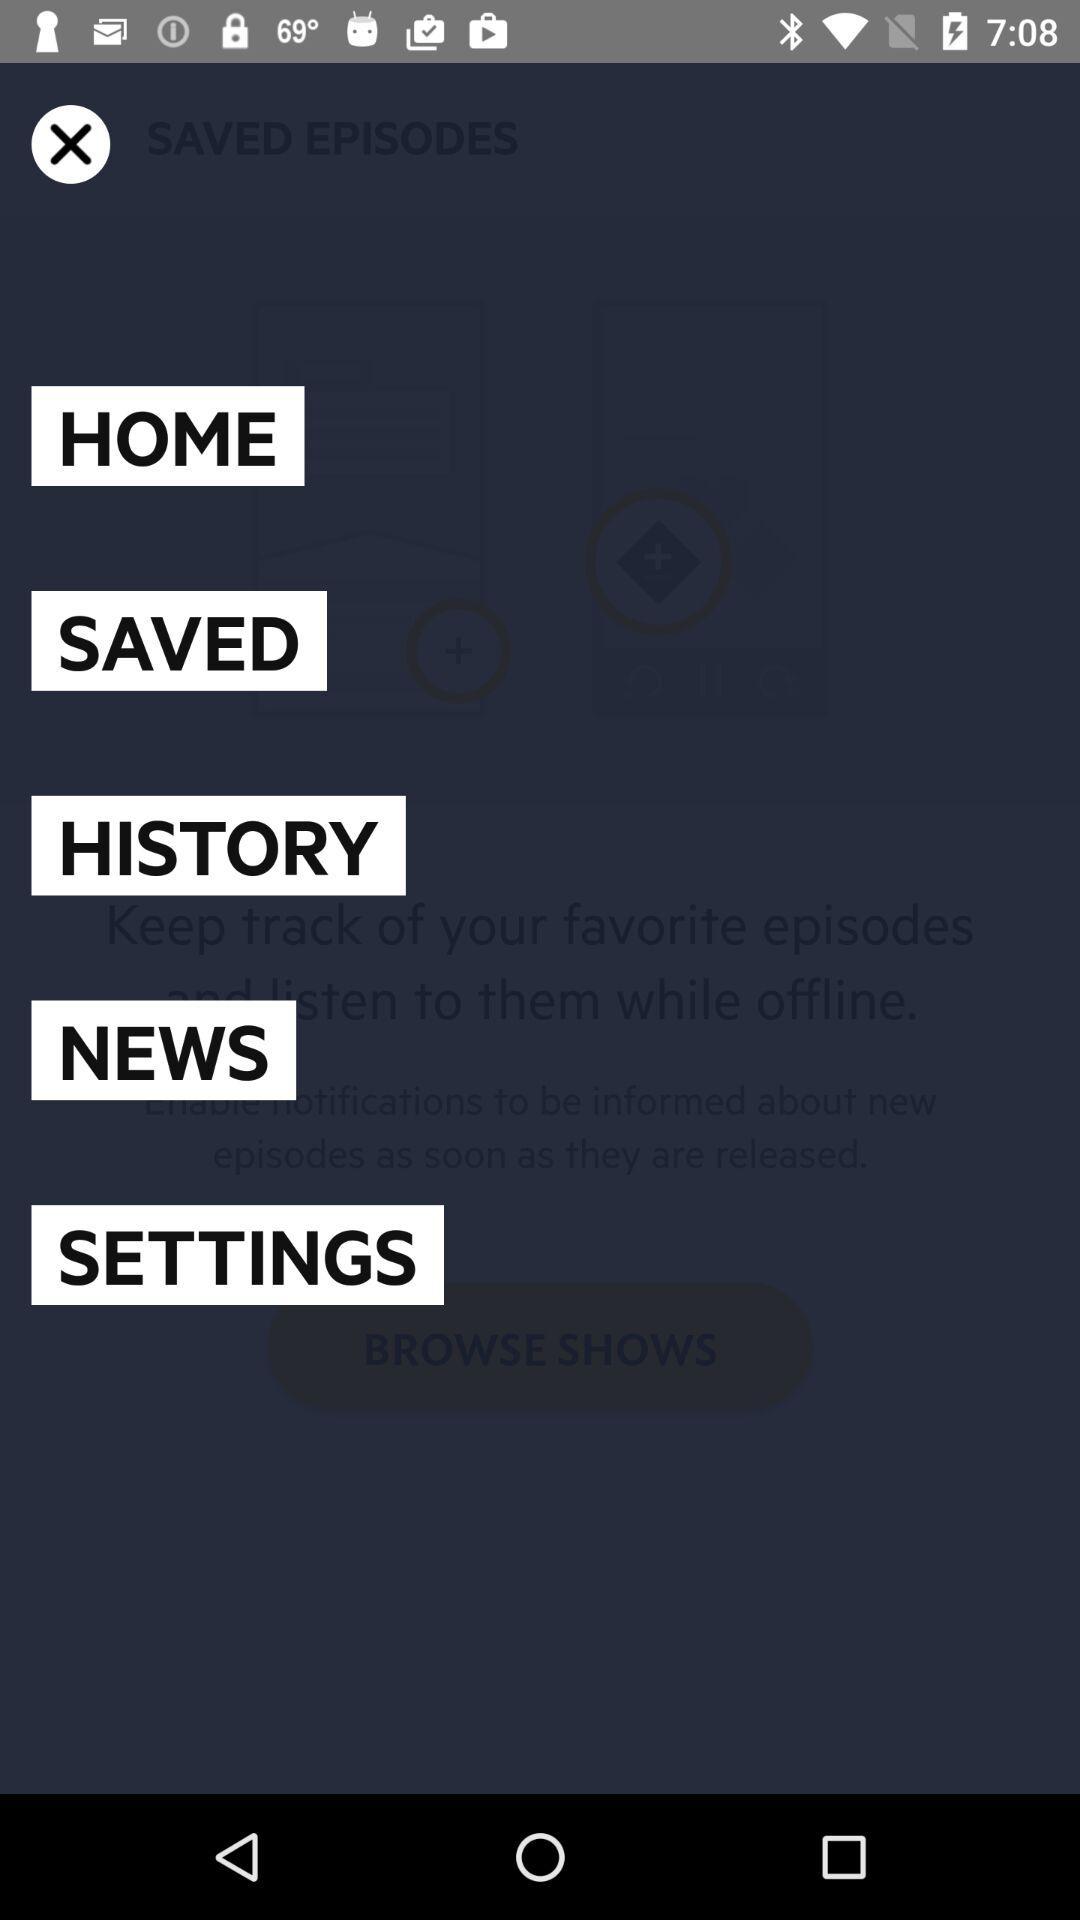  Describe the element at coordinates (178, 640) in the screenshot. I see `item above the history item` at that location.